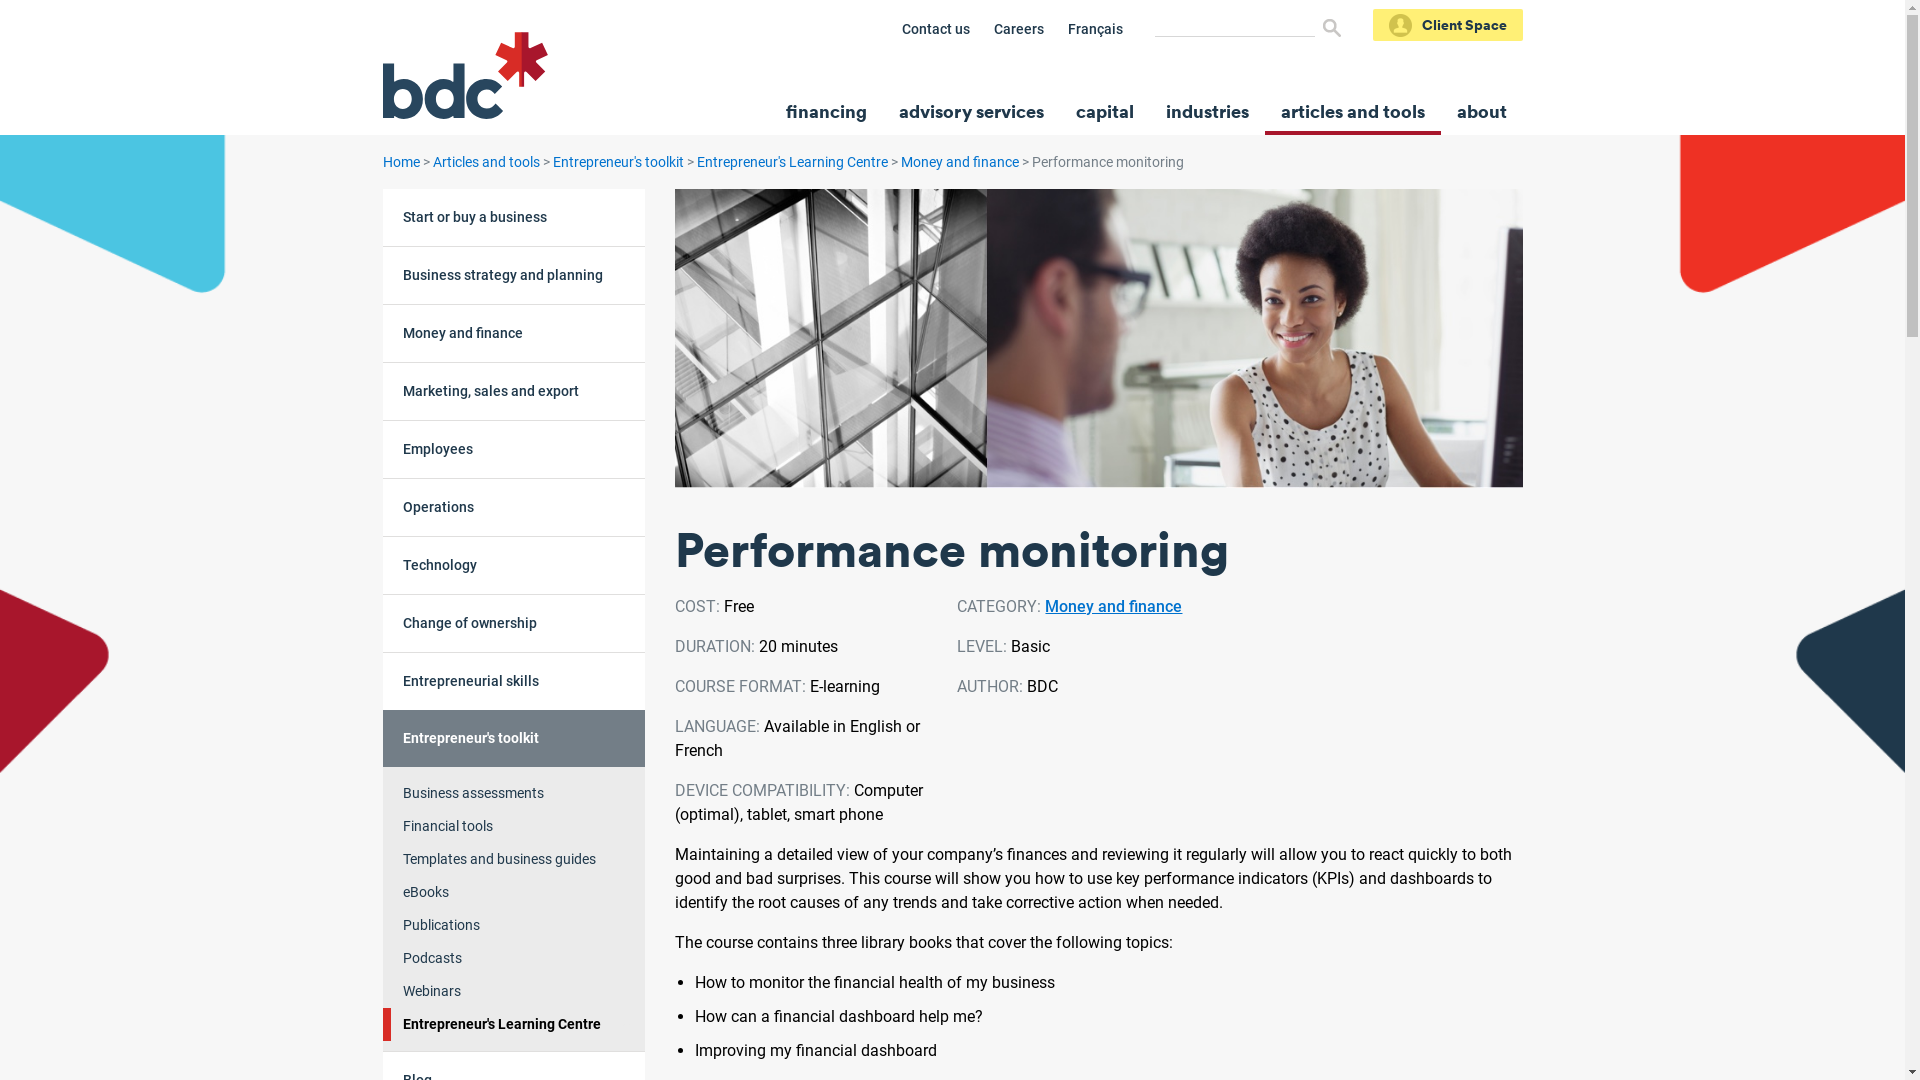 This screenshot has width=1920, height=1080. Describe the element at coordinates (513, 826) in the screenshot. I see `'Financial tools'` at that location.